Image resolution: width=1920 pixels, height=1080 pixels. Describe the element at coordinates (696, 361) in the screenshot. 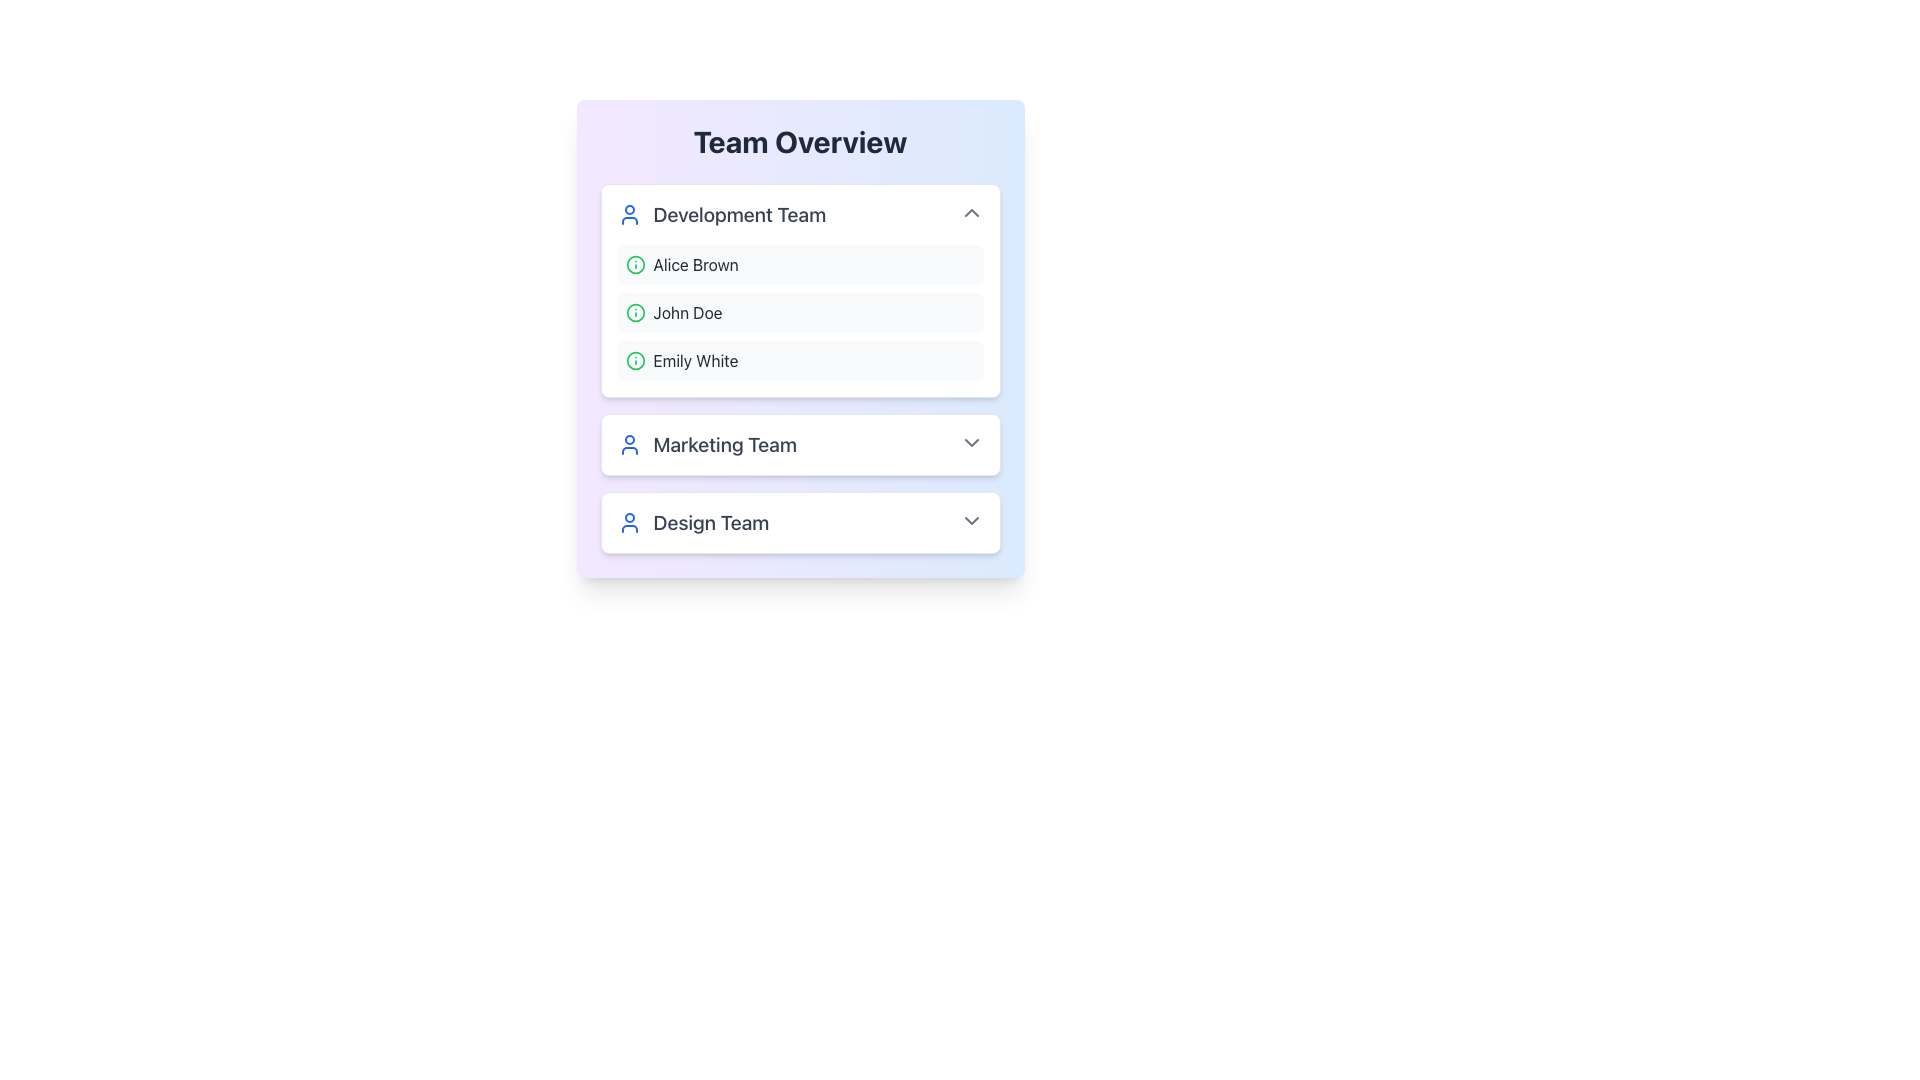

I see `the non-interactive display element showing the name 'Emily White' in the 'Development Team' section of the 'Team Overview' interface` at that location.